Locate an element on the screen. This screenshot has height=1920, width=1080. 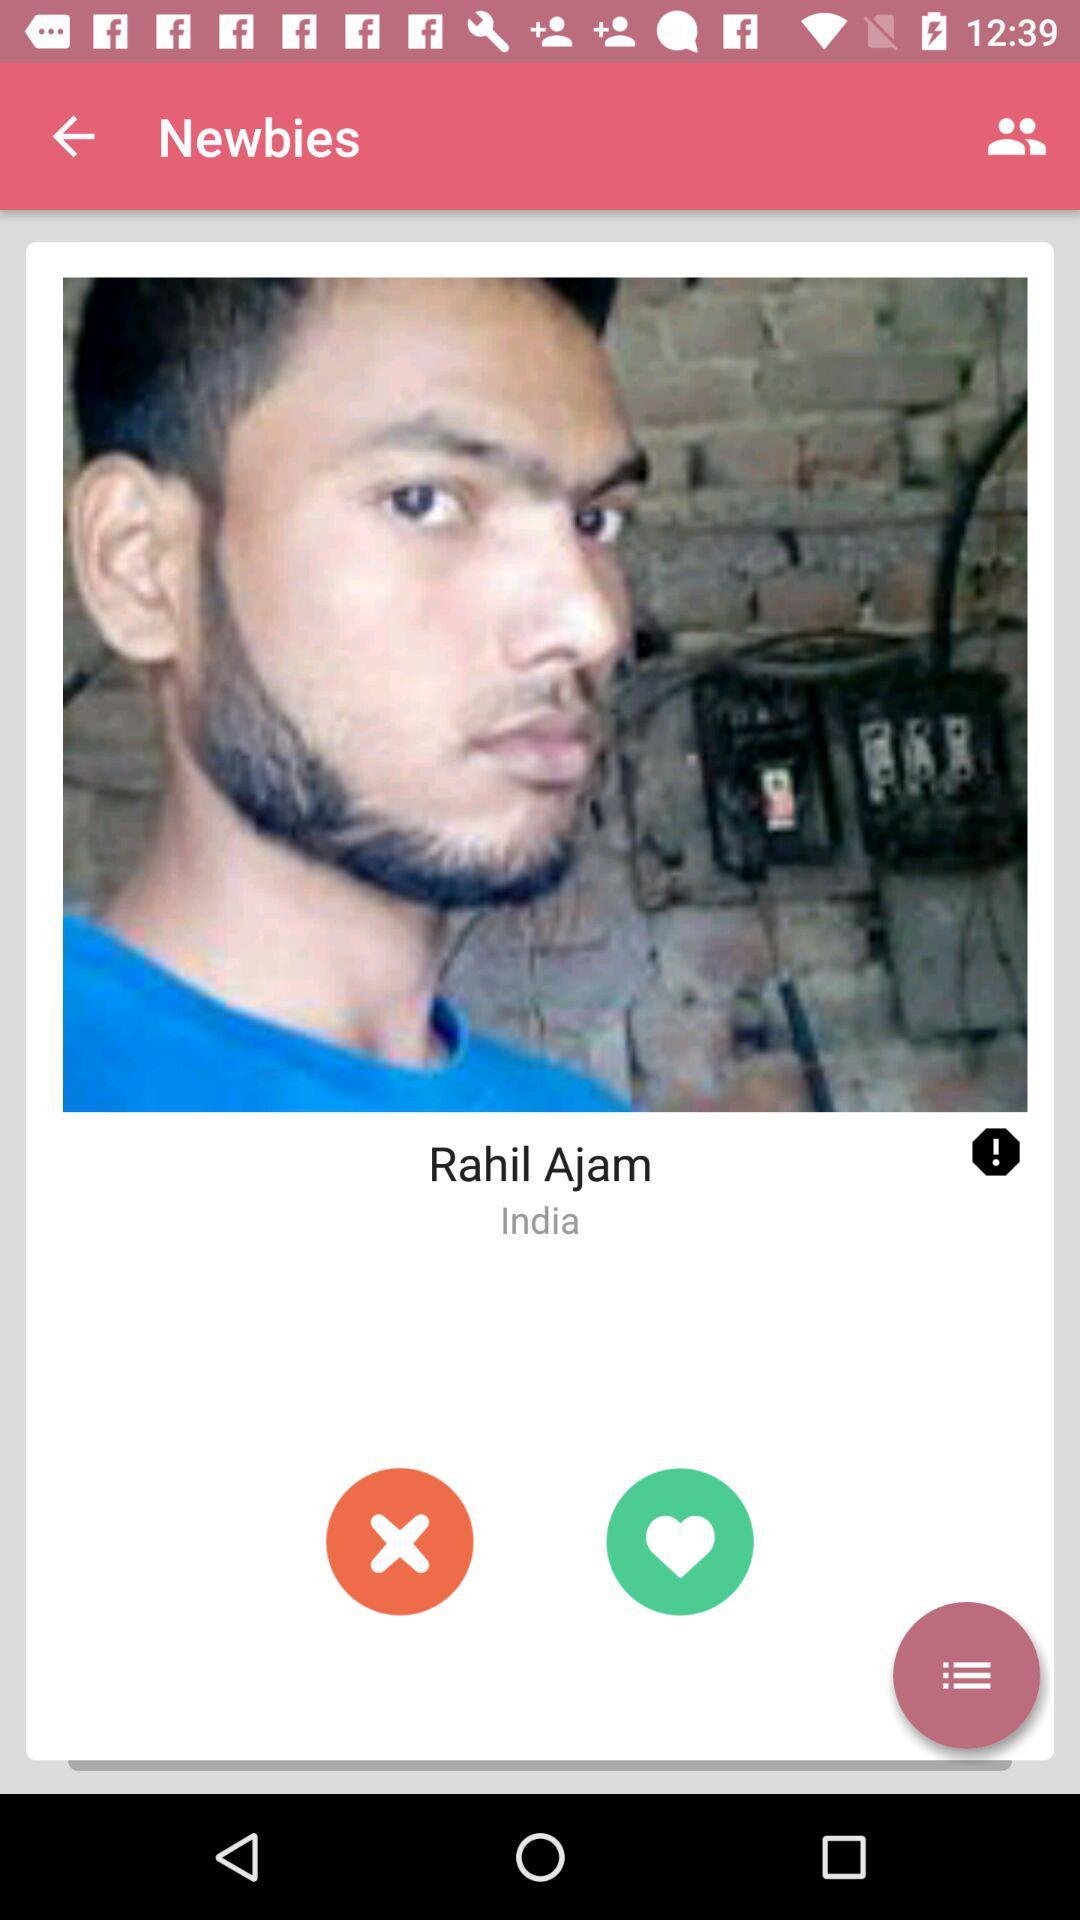
to like is located at coordinates (678, 1540).